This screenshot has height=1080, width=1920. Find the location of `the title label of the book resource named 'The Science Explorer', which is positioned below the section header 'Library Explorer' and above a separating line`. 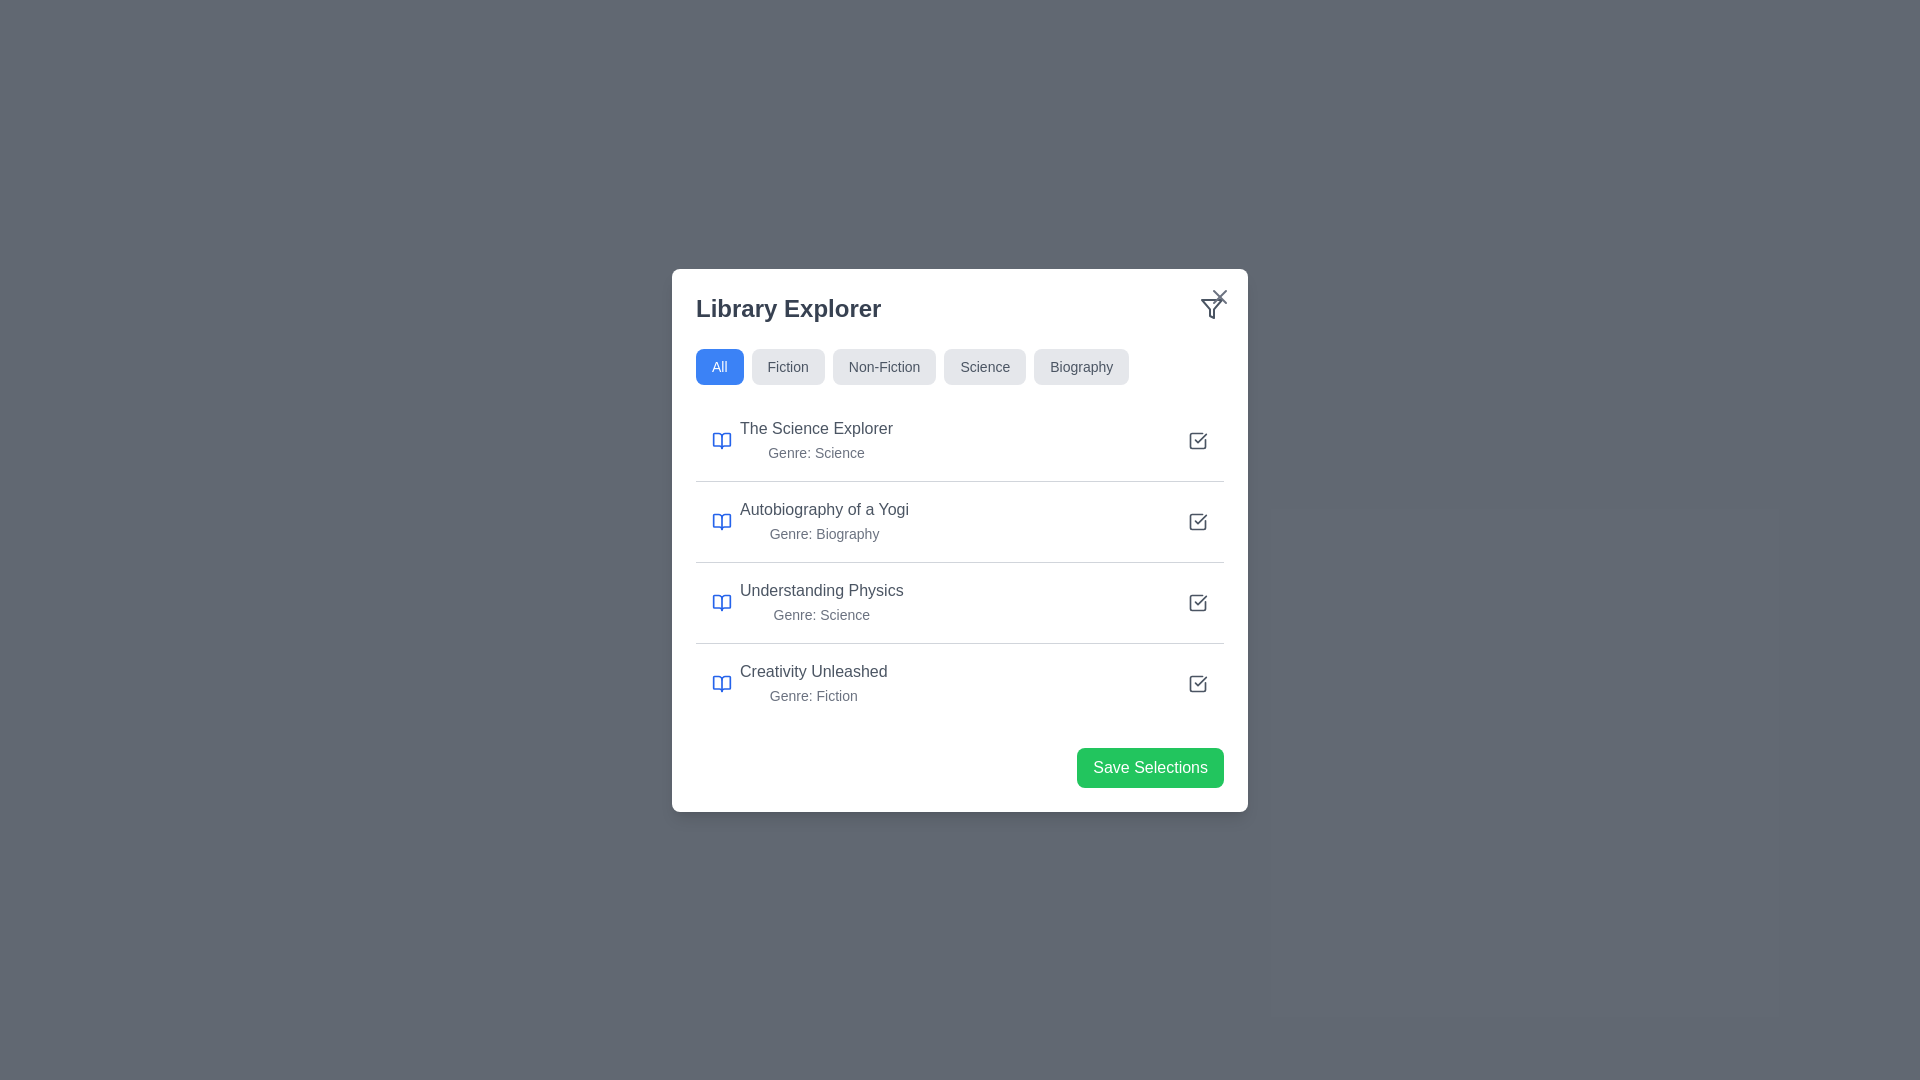

the title label of the book resource named 'The Science Explorer', which is positioned below the section header 'Library Explorer' and above a separating line is located at coordinates (816, 427).